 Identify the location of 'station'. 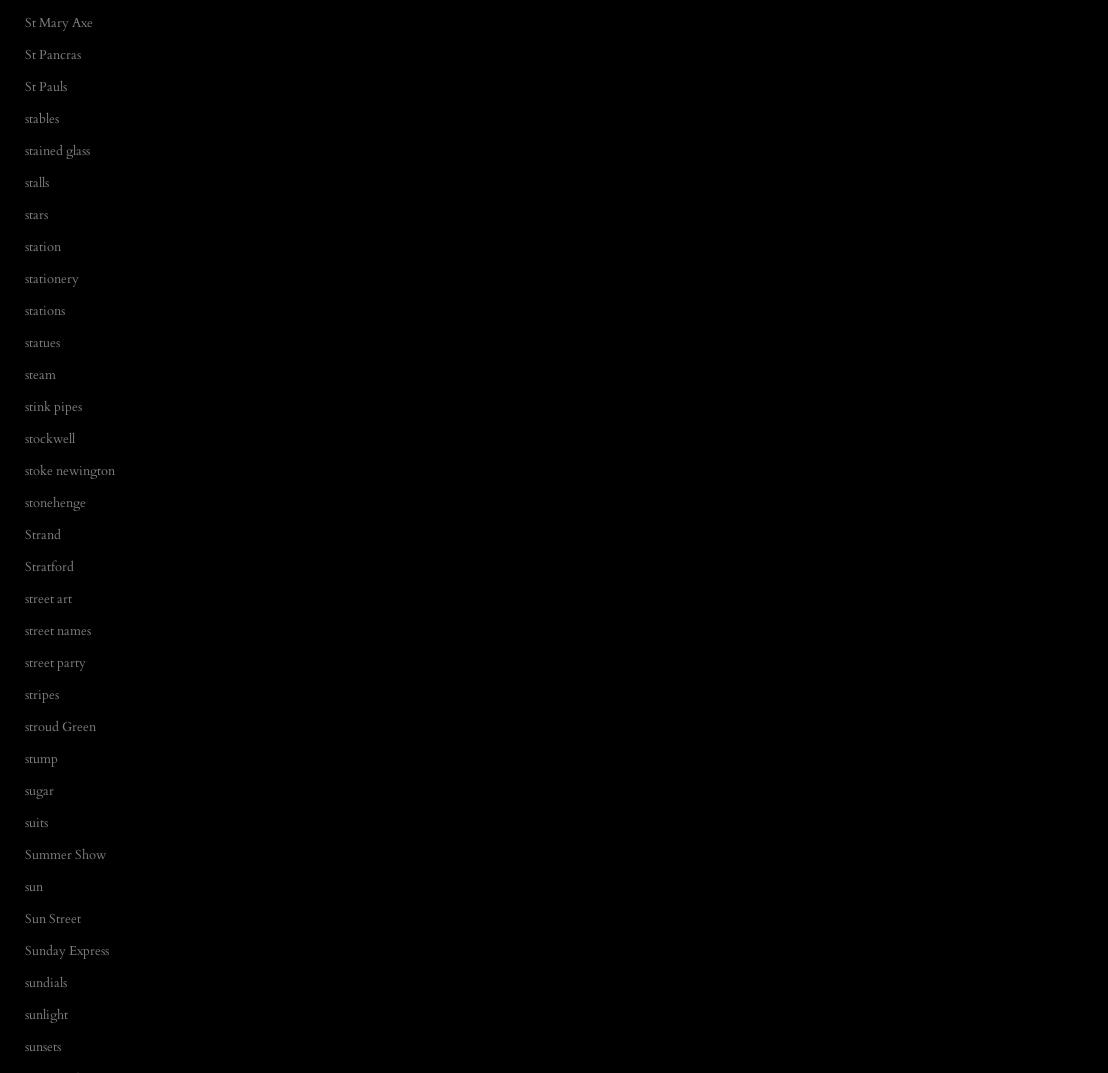
(42, 245).